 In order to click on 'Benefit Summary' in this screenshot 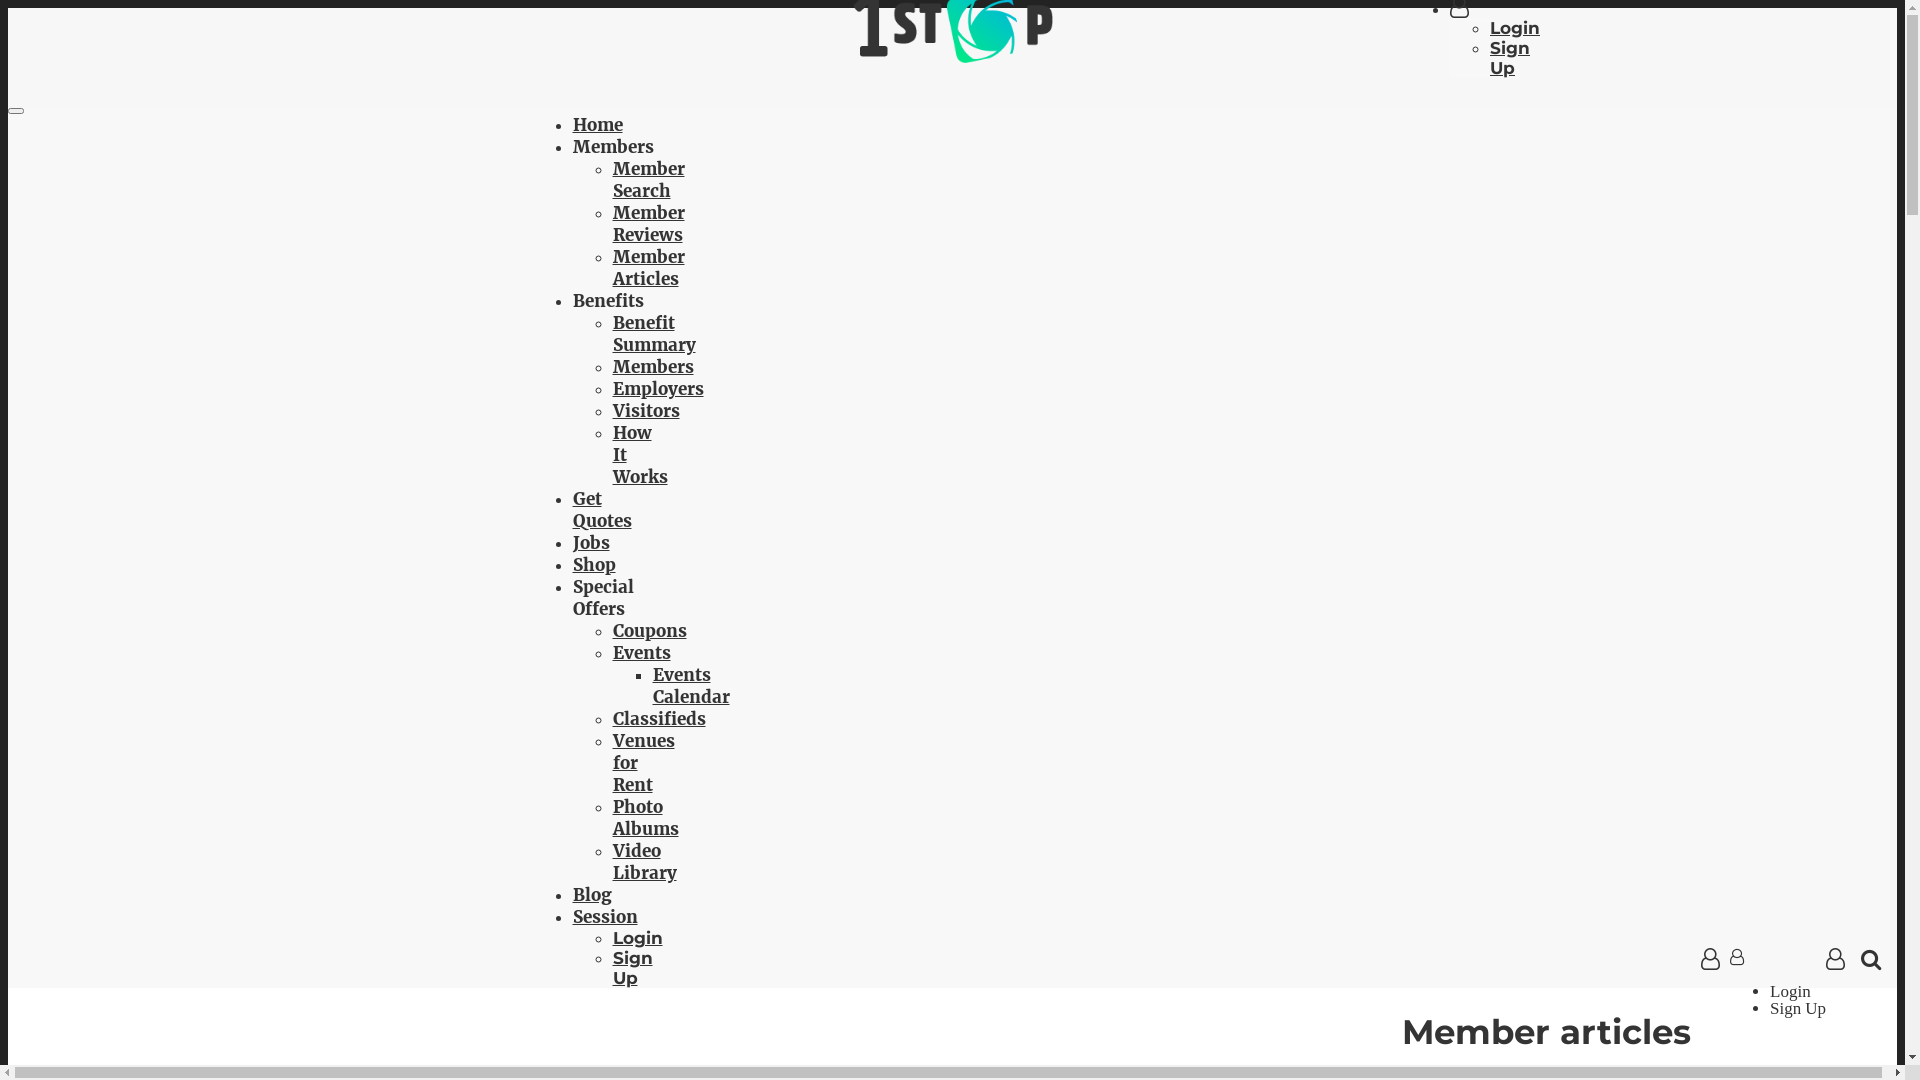, I will do `click(653, 333)`.